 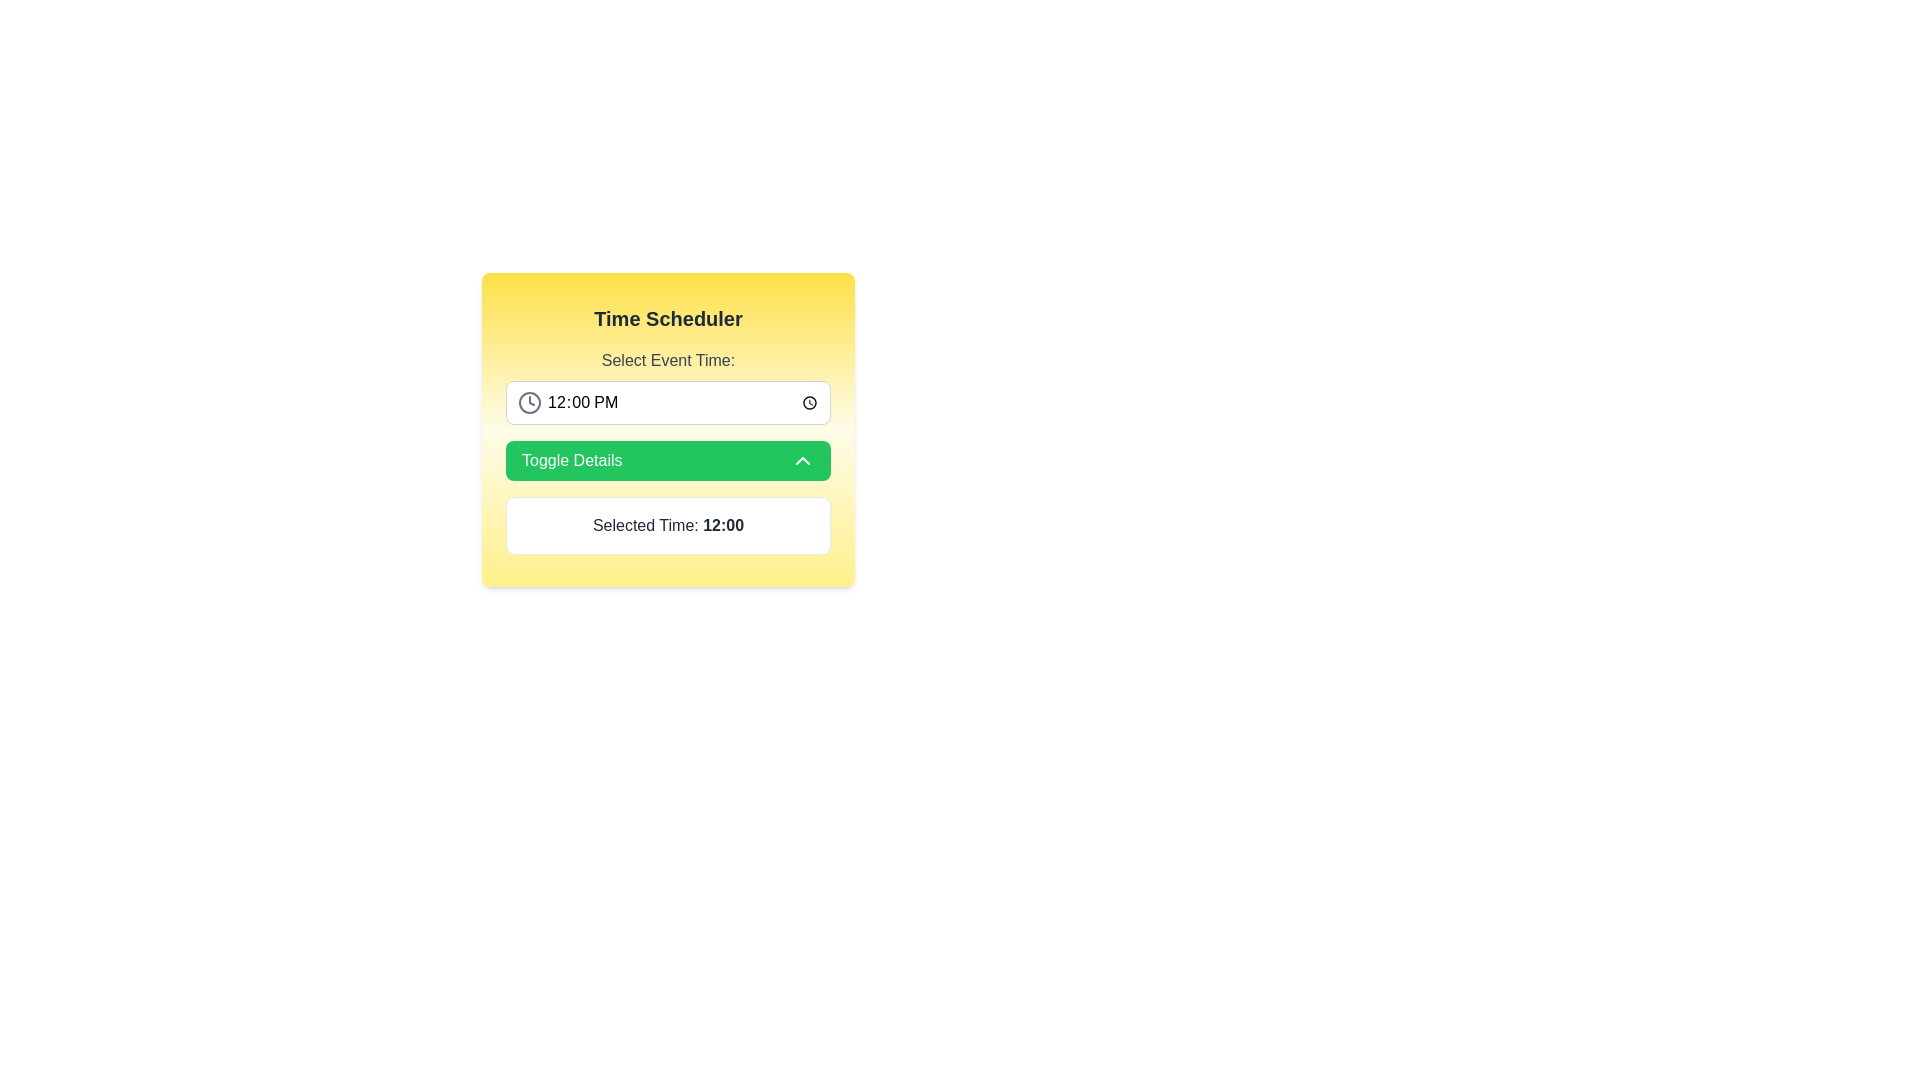 I want to click on the clock icon, which is a gray circular icon with clock hands pointing at 12 and 4, located to the left of the time input box in the yellow 'Time Scheduler' section, so click(x=529, y=402).